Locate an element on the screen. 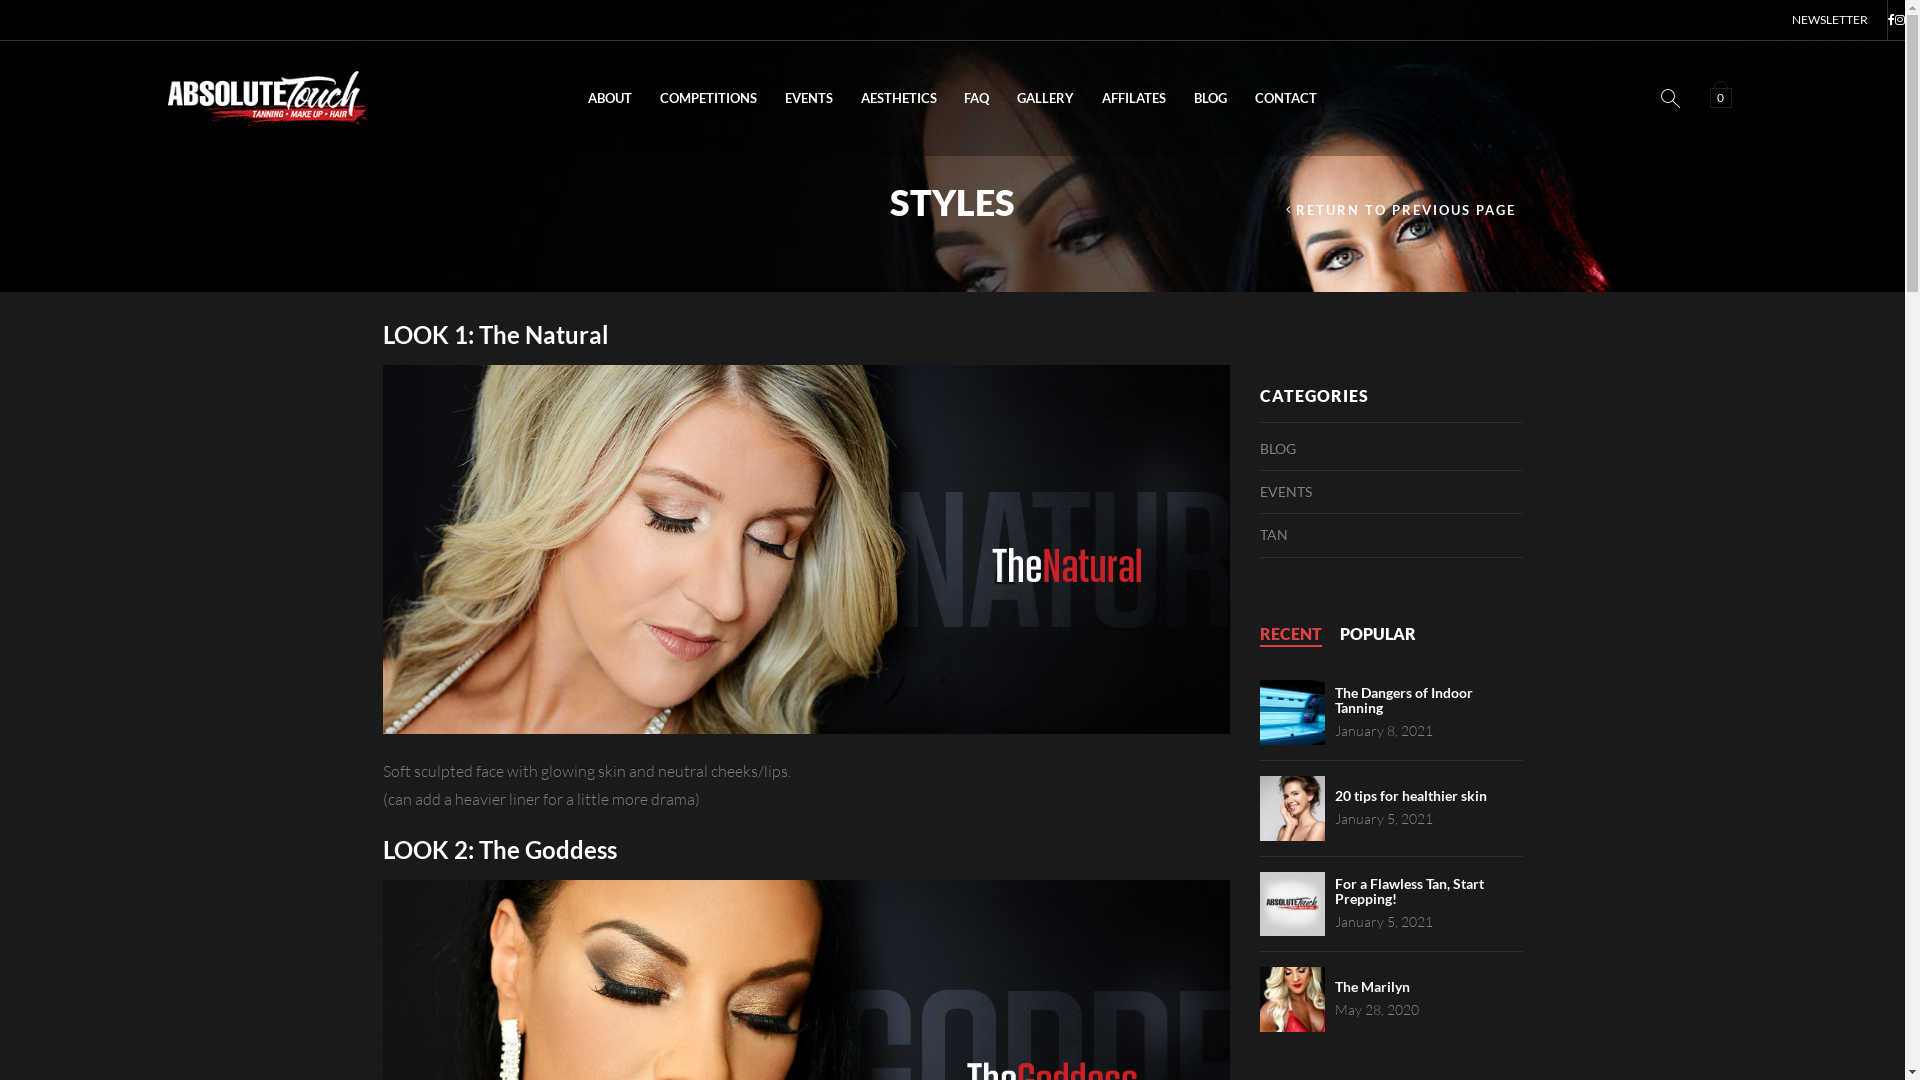 The width and height of the screenshot is (1920, 1080). 'EVENTS' is located at coordinates (1286, 492).